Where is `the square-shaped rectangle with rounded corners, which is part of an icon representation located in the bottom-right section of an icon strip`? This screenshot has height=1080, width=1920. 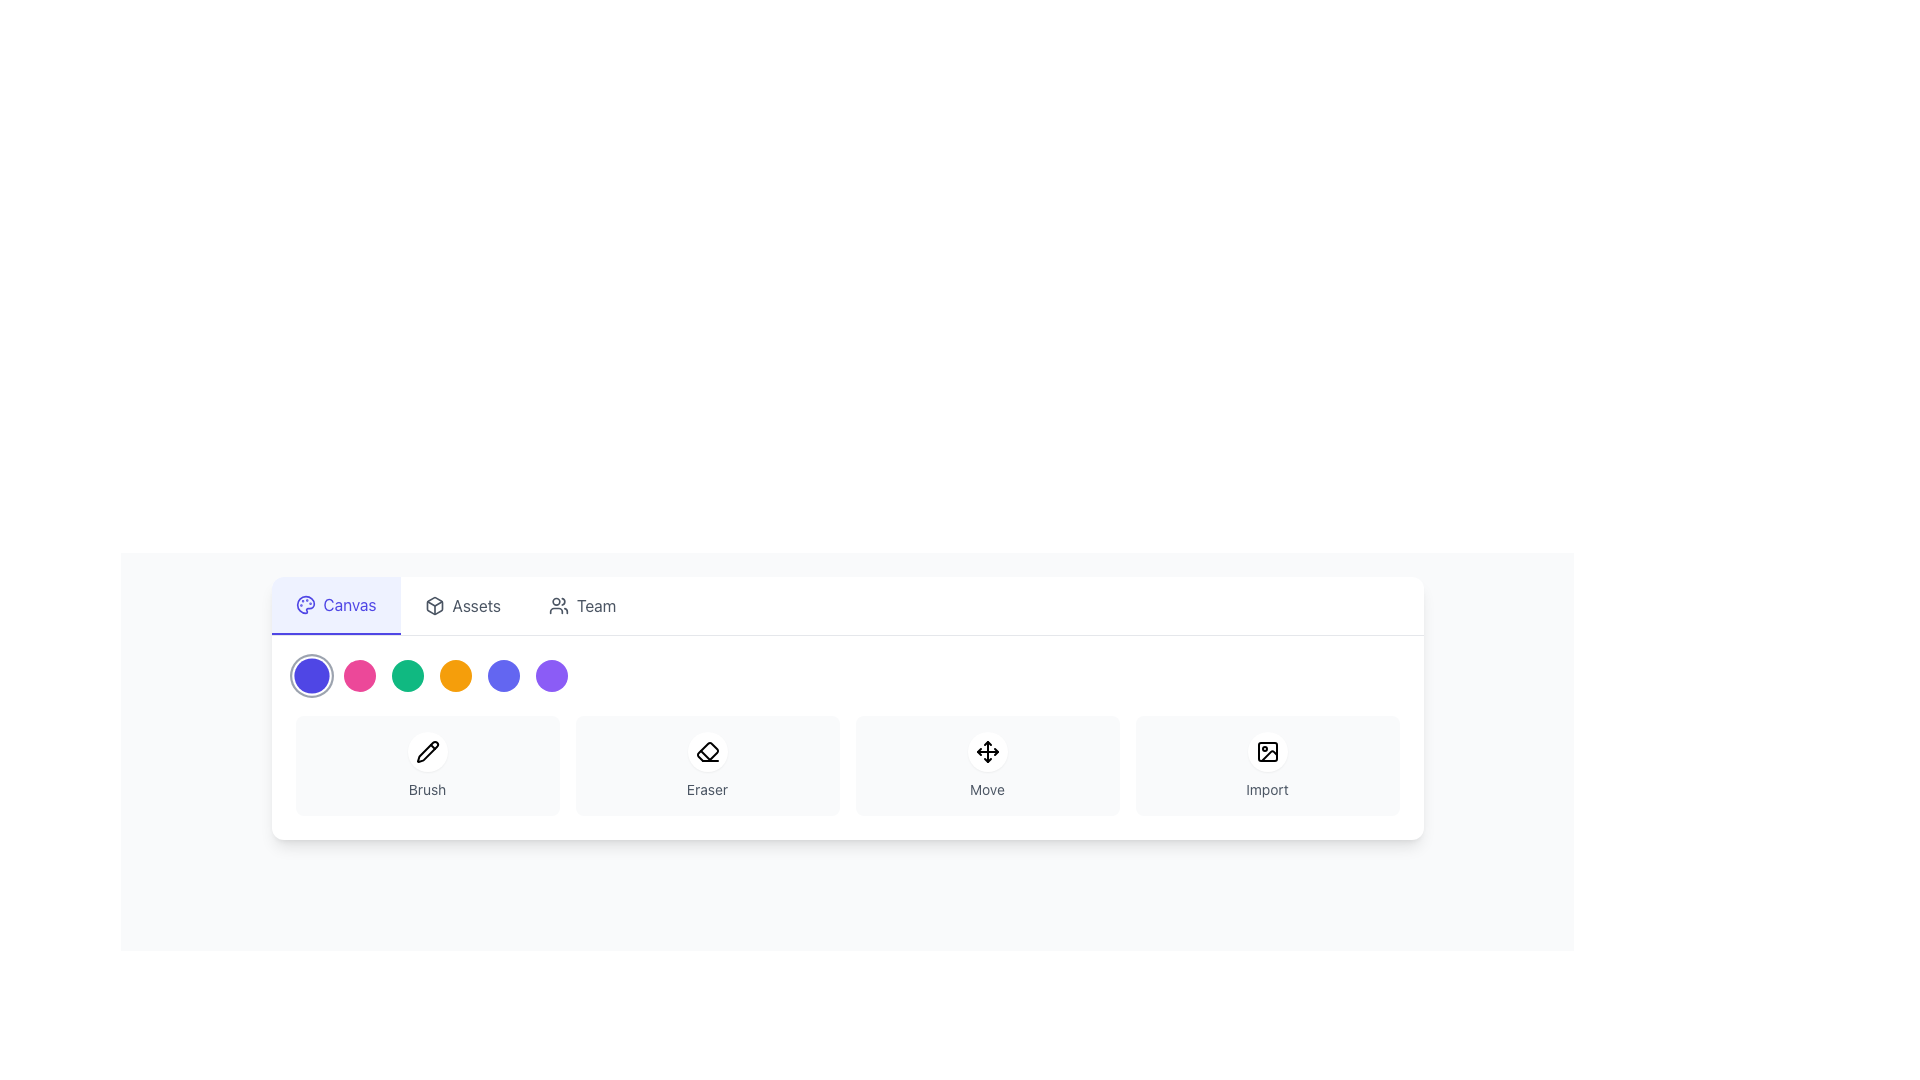
the square-shaped rectangle with rounded corners, which is part of an icon representation located in the bottom-right section of an icon strip is located at coordinates (1266, 752).